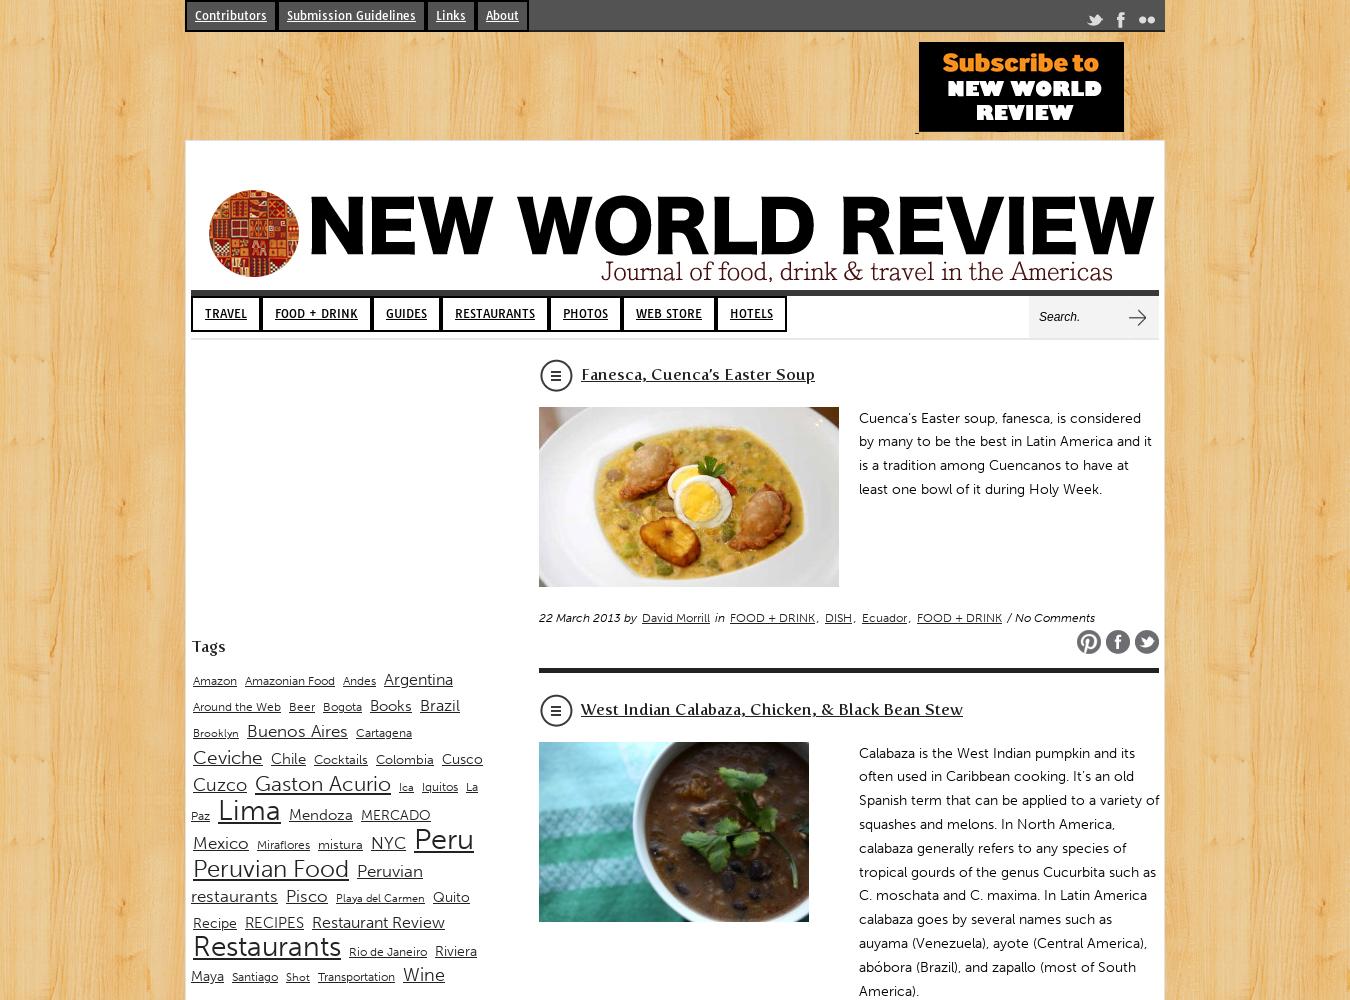  I want to click on 'in', so click(718, 616).